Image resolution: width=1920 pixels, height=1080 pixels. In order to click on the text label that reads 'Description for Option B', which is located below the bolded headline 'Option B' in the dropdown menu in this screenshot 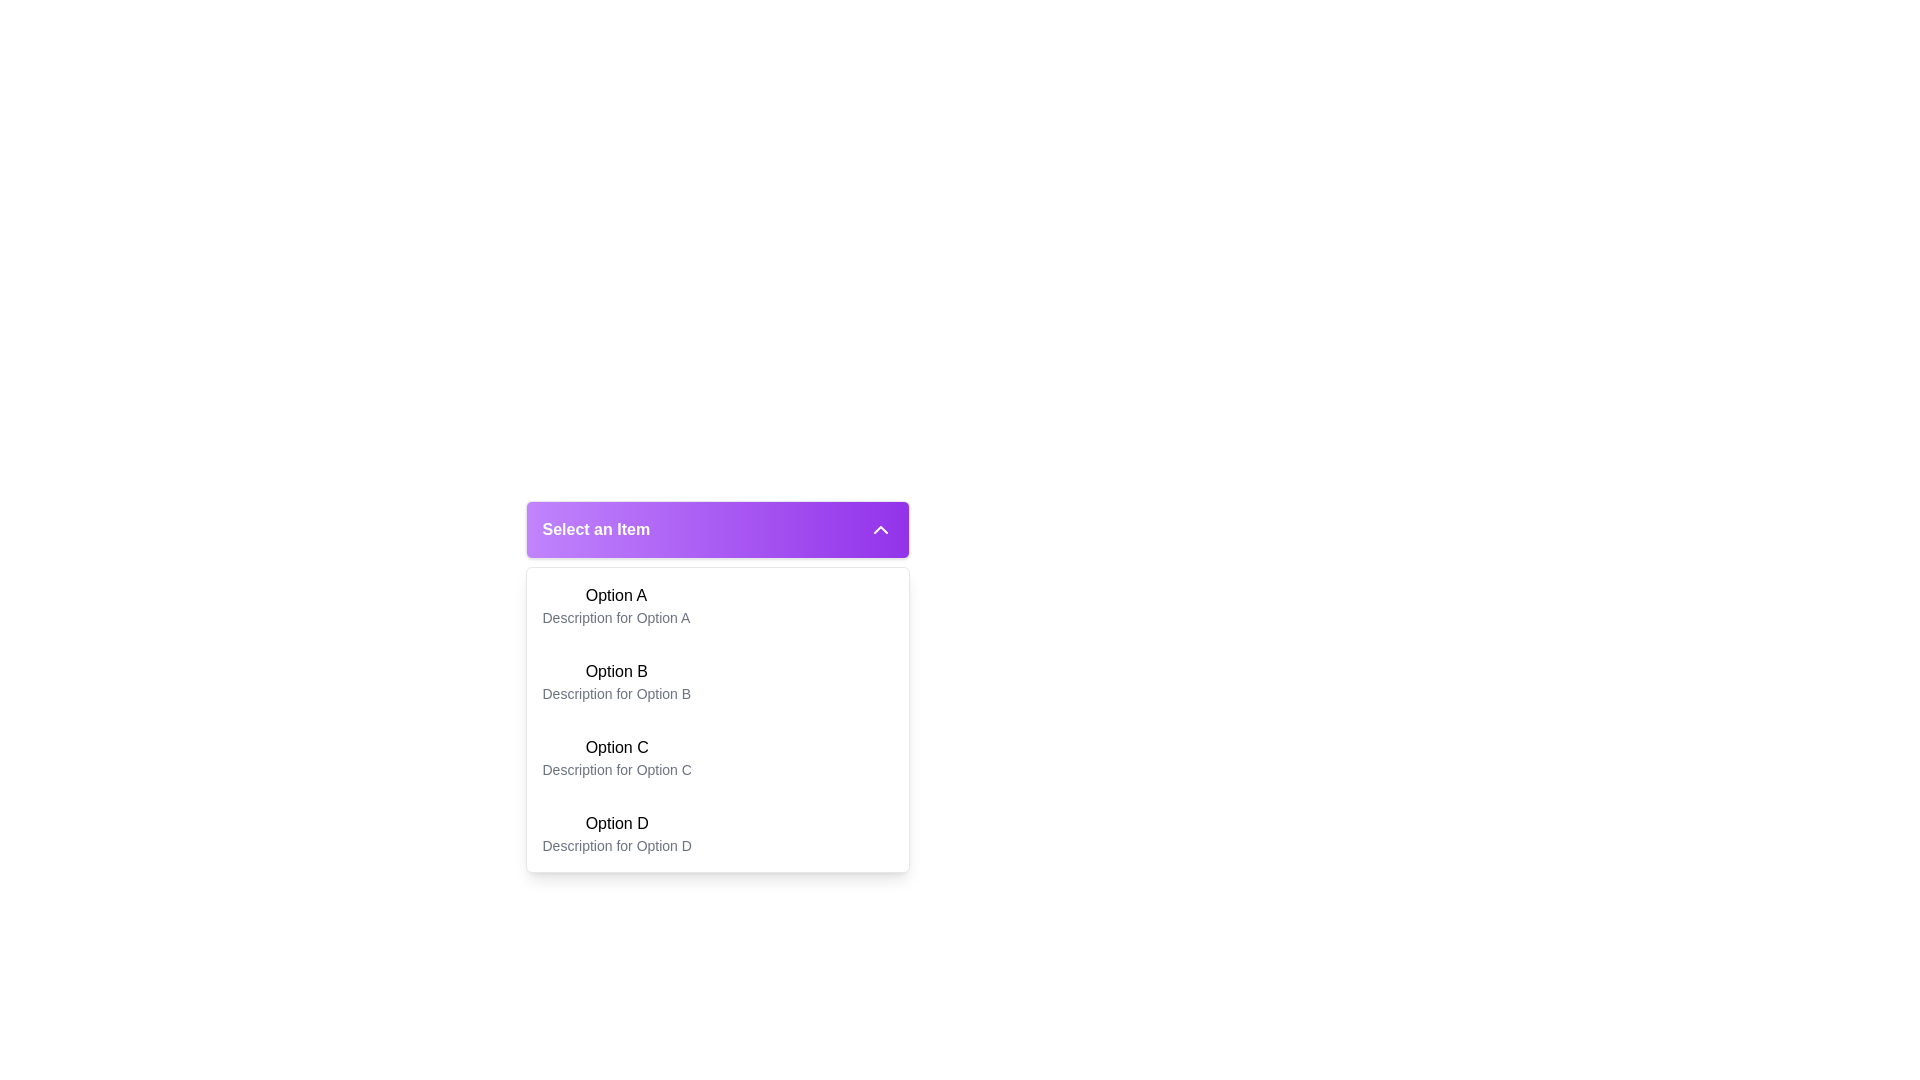, I will do `click(615, 693)`.